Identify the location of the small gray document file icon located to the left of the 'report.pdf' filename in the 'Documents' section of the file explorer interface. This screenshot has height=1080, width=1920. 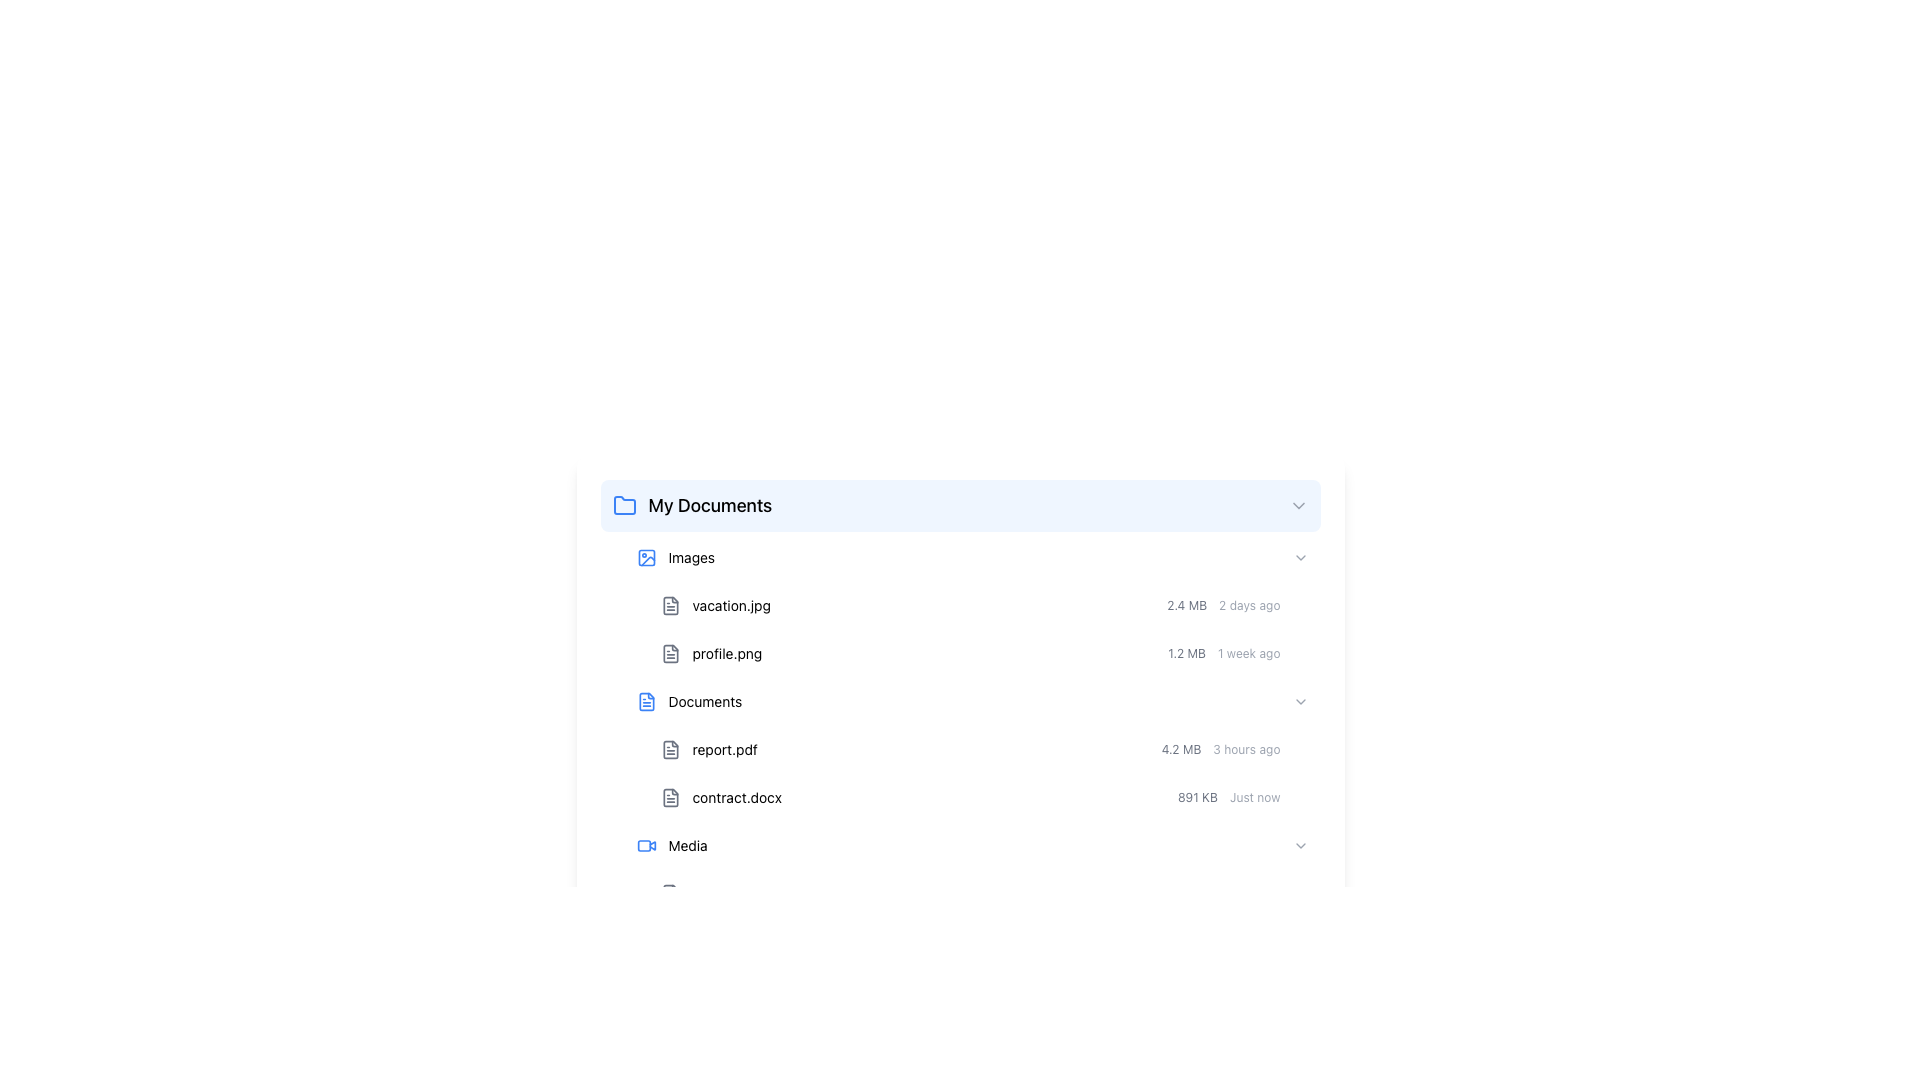
(670, 749).